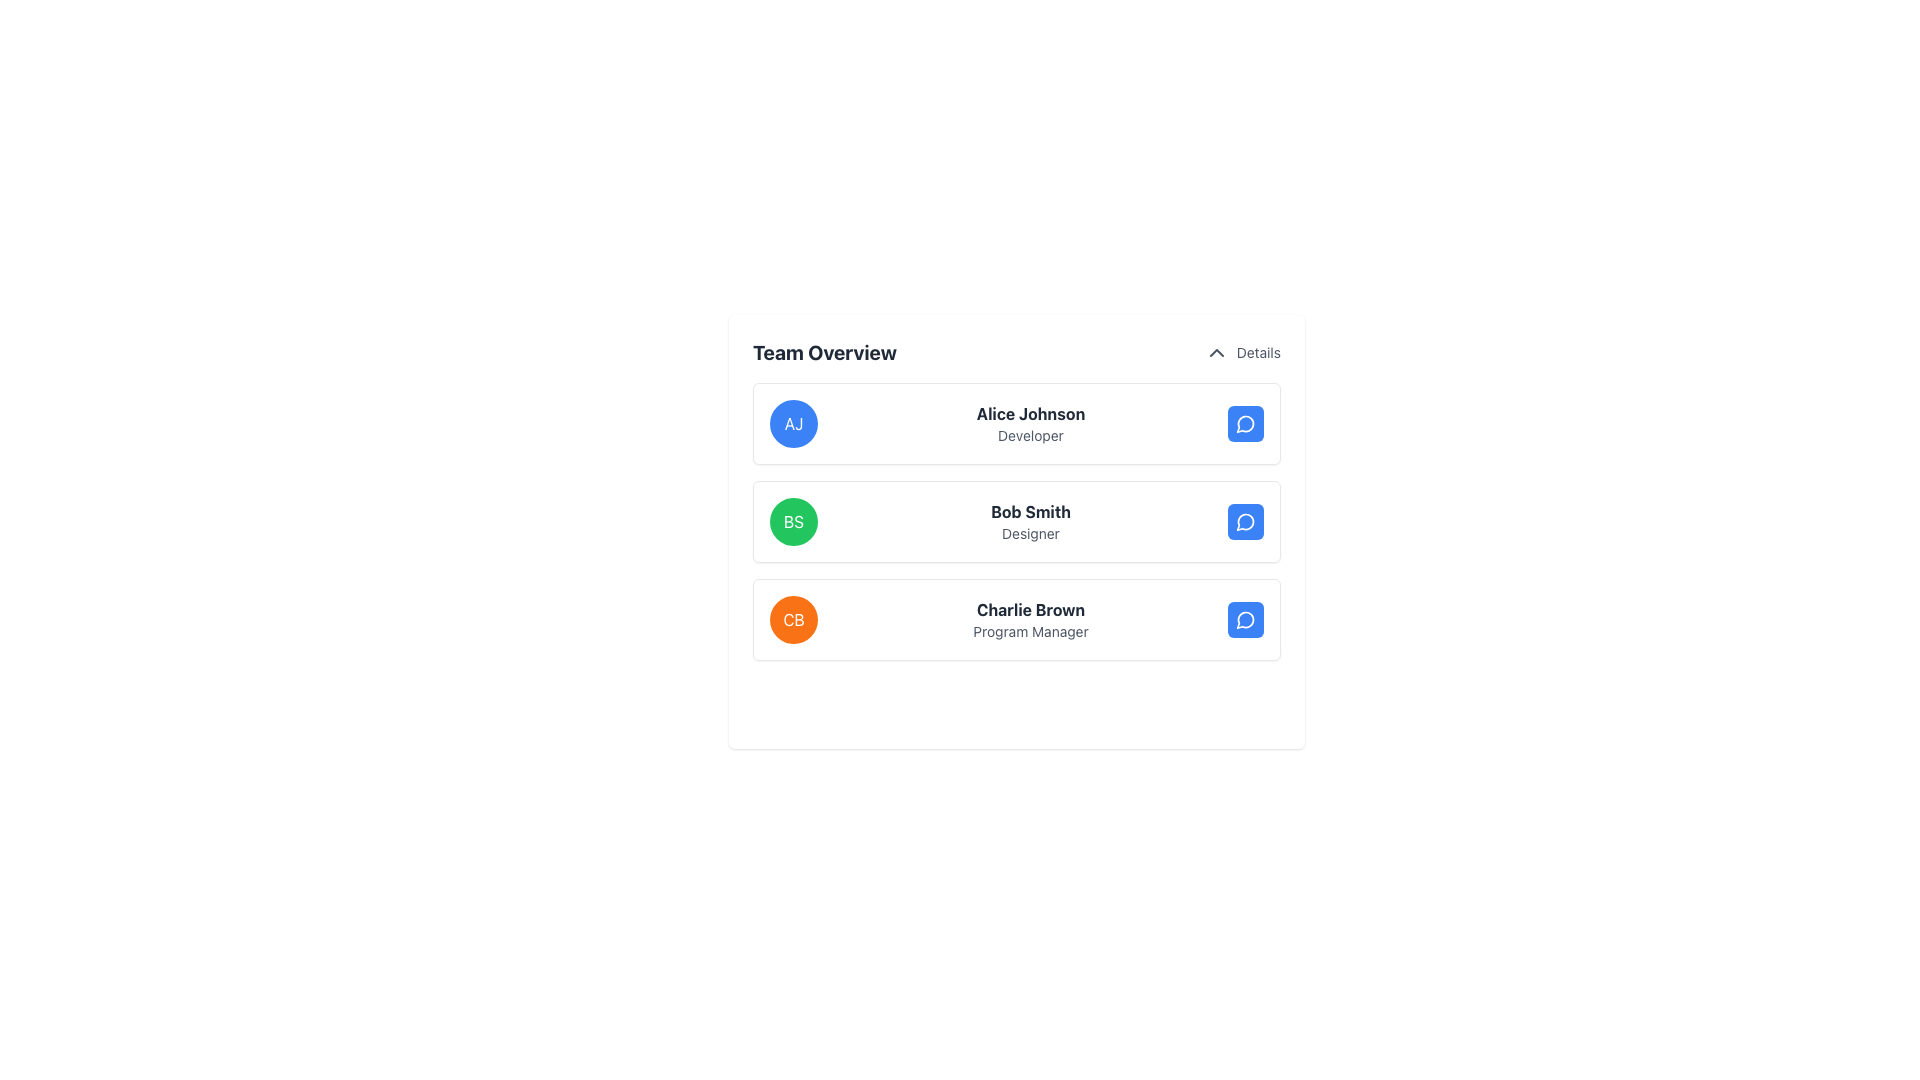  I want to click on the text element displaying the name 'Alice Johnson', which is positioned in the first row of the team list, next to the avatar marked 'AJ', and above the title 'Developer', so click(1031, 412).